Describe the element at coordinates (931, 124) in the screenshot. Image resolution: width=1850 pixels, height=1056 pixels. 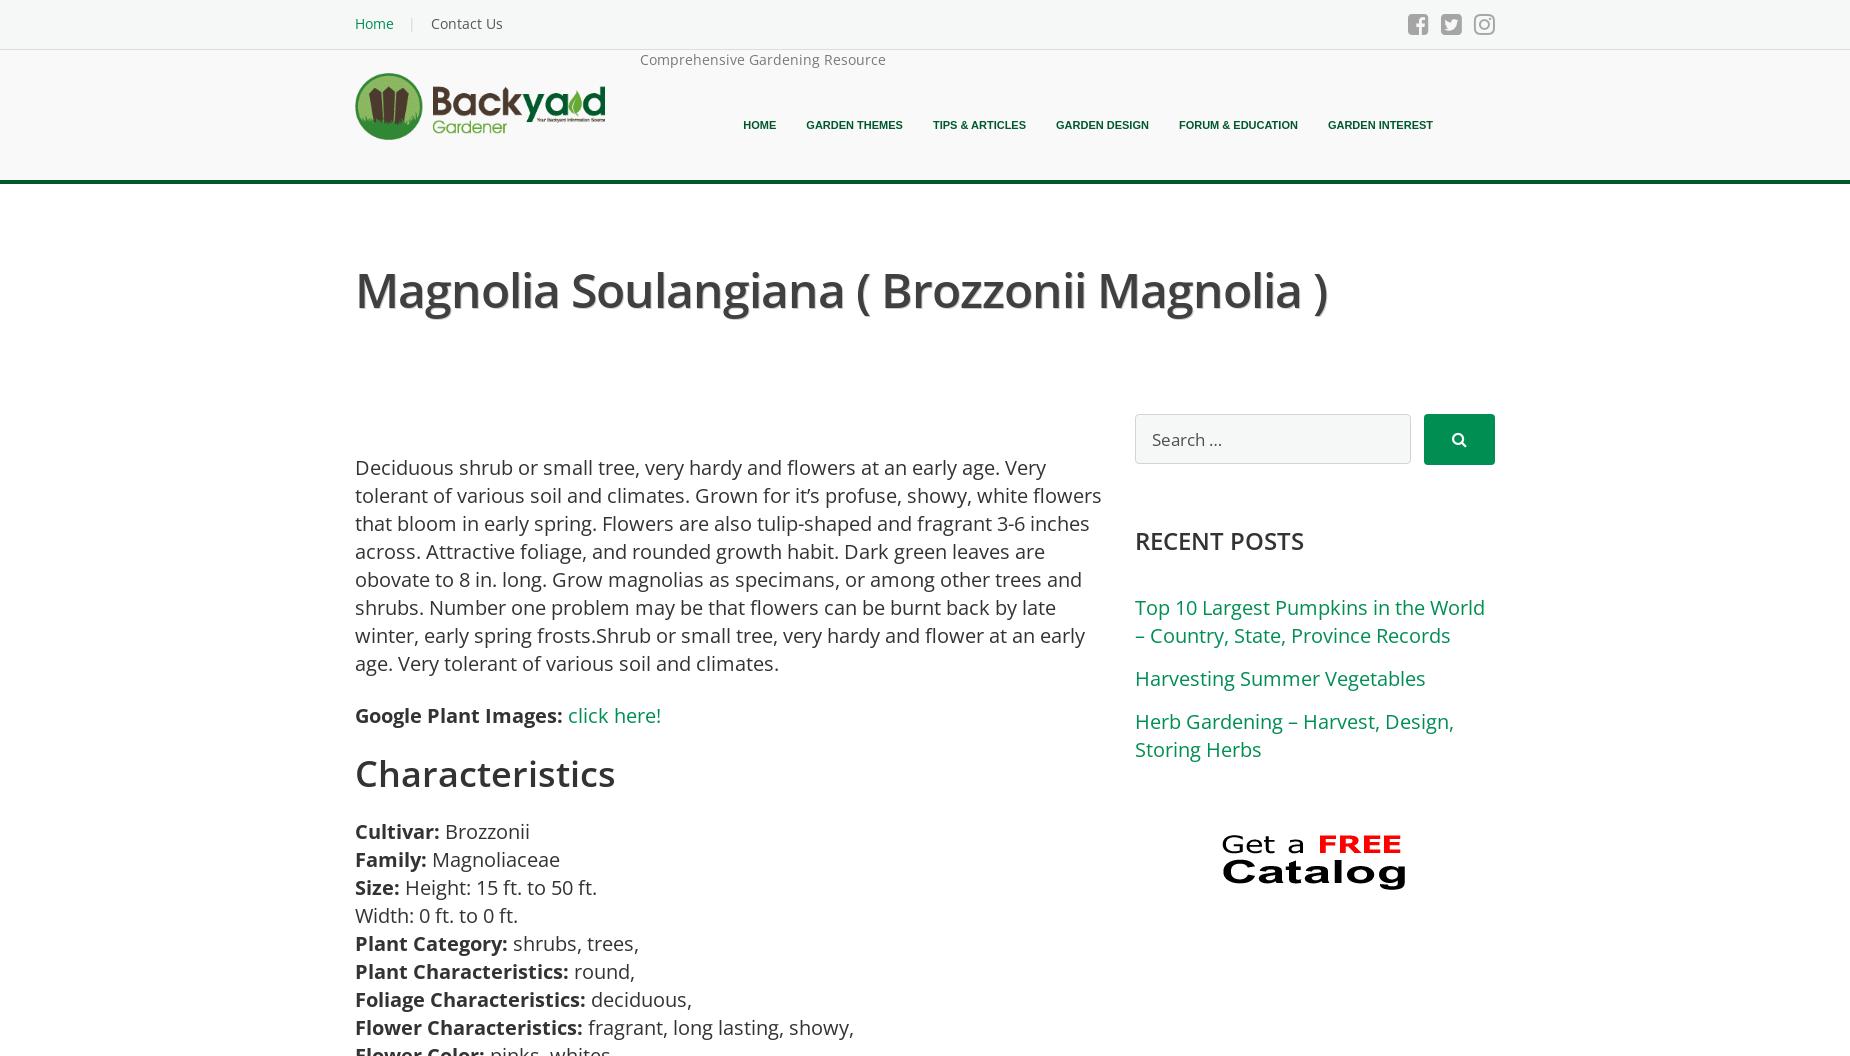
I see `'Tips & Articles'` at that location.